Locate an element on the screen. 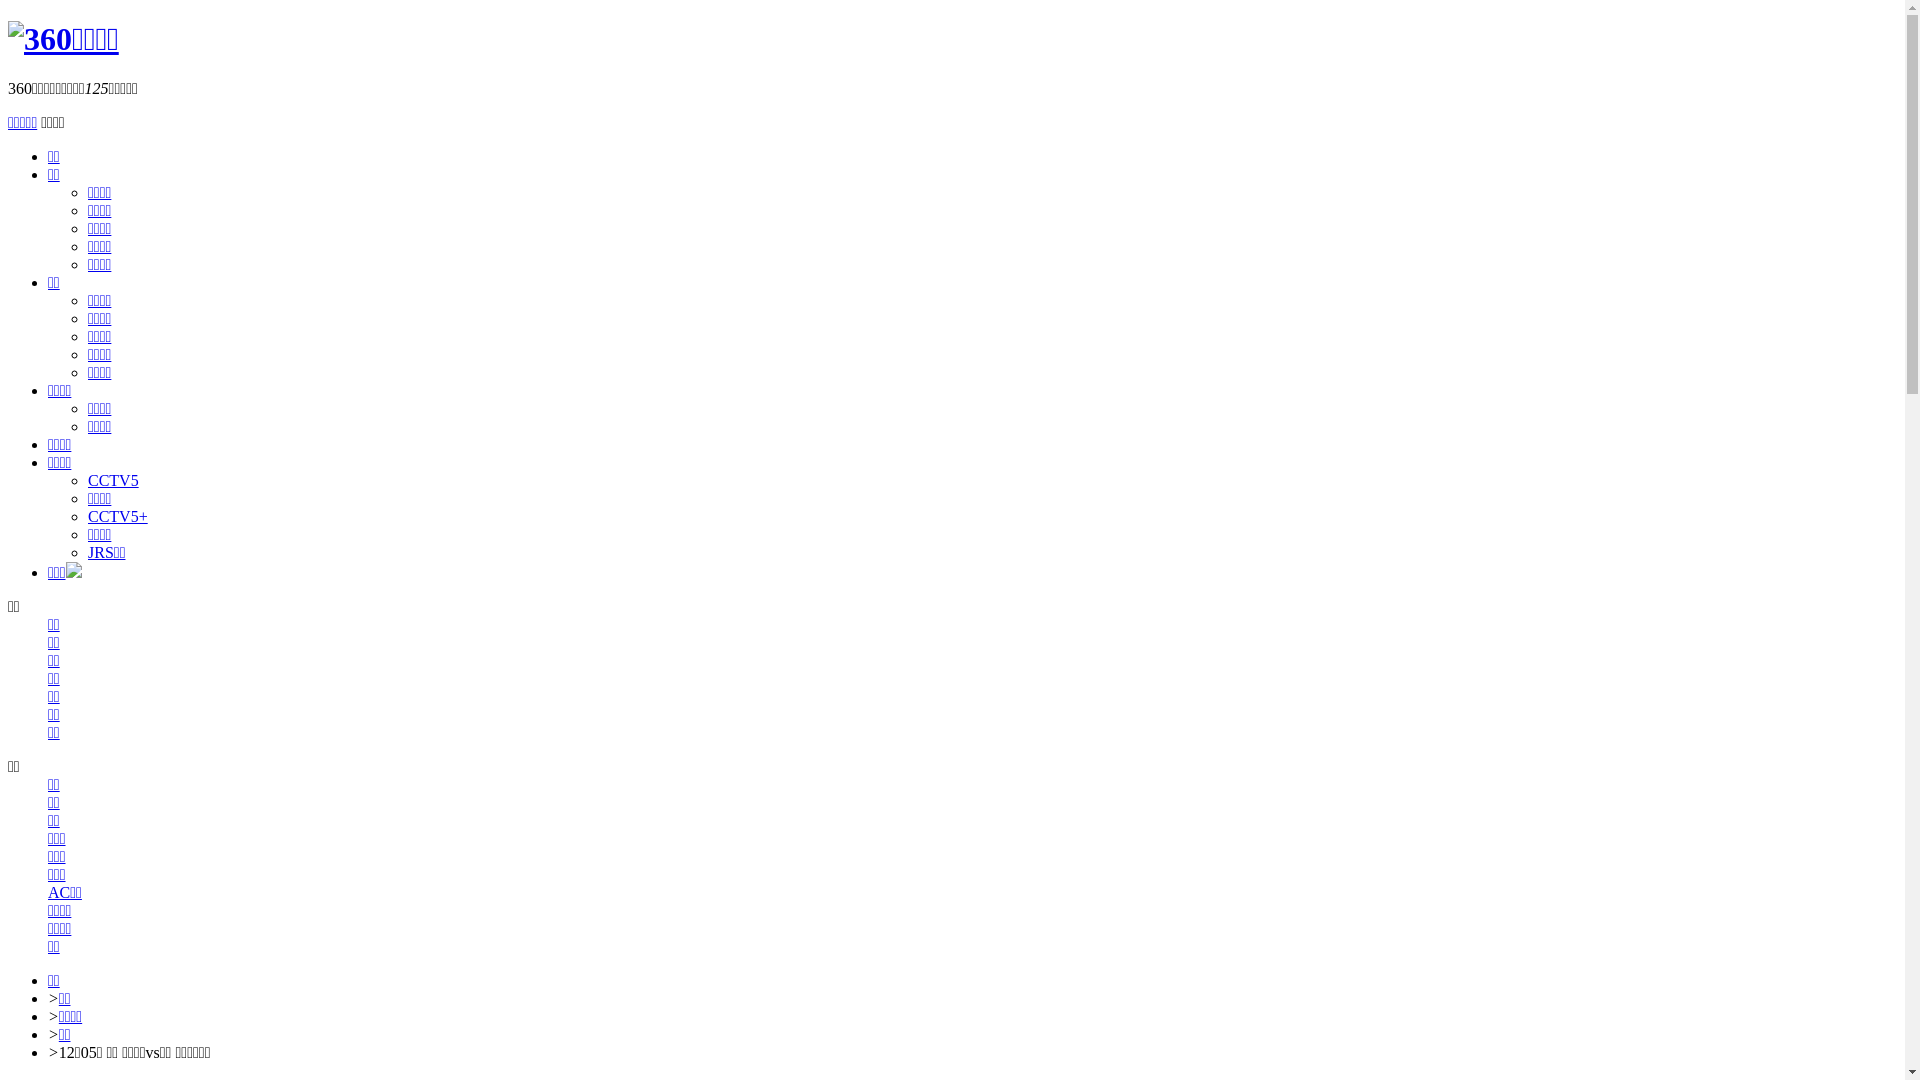  'CCTV5+' is located at coordinates (117, 515).